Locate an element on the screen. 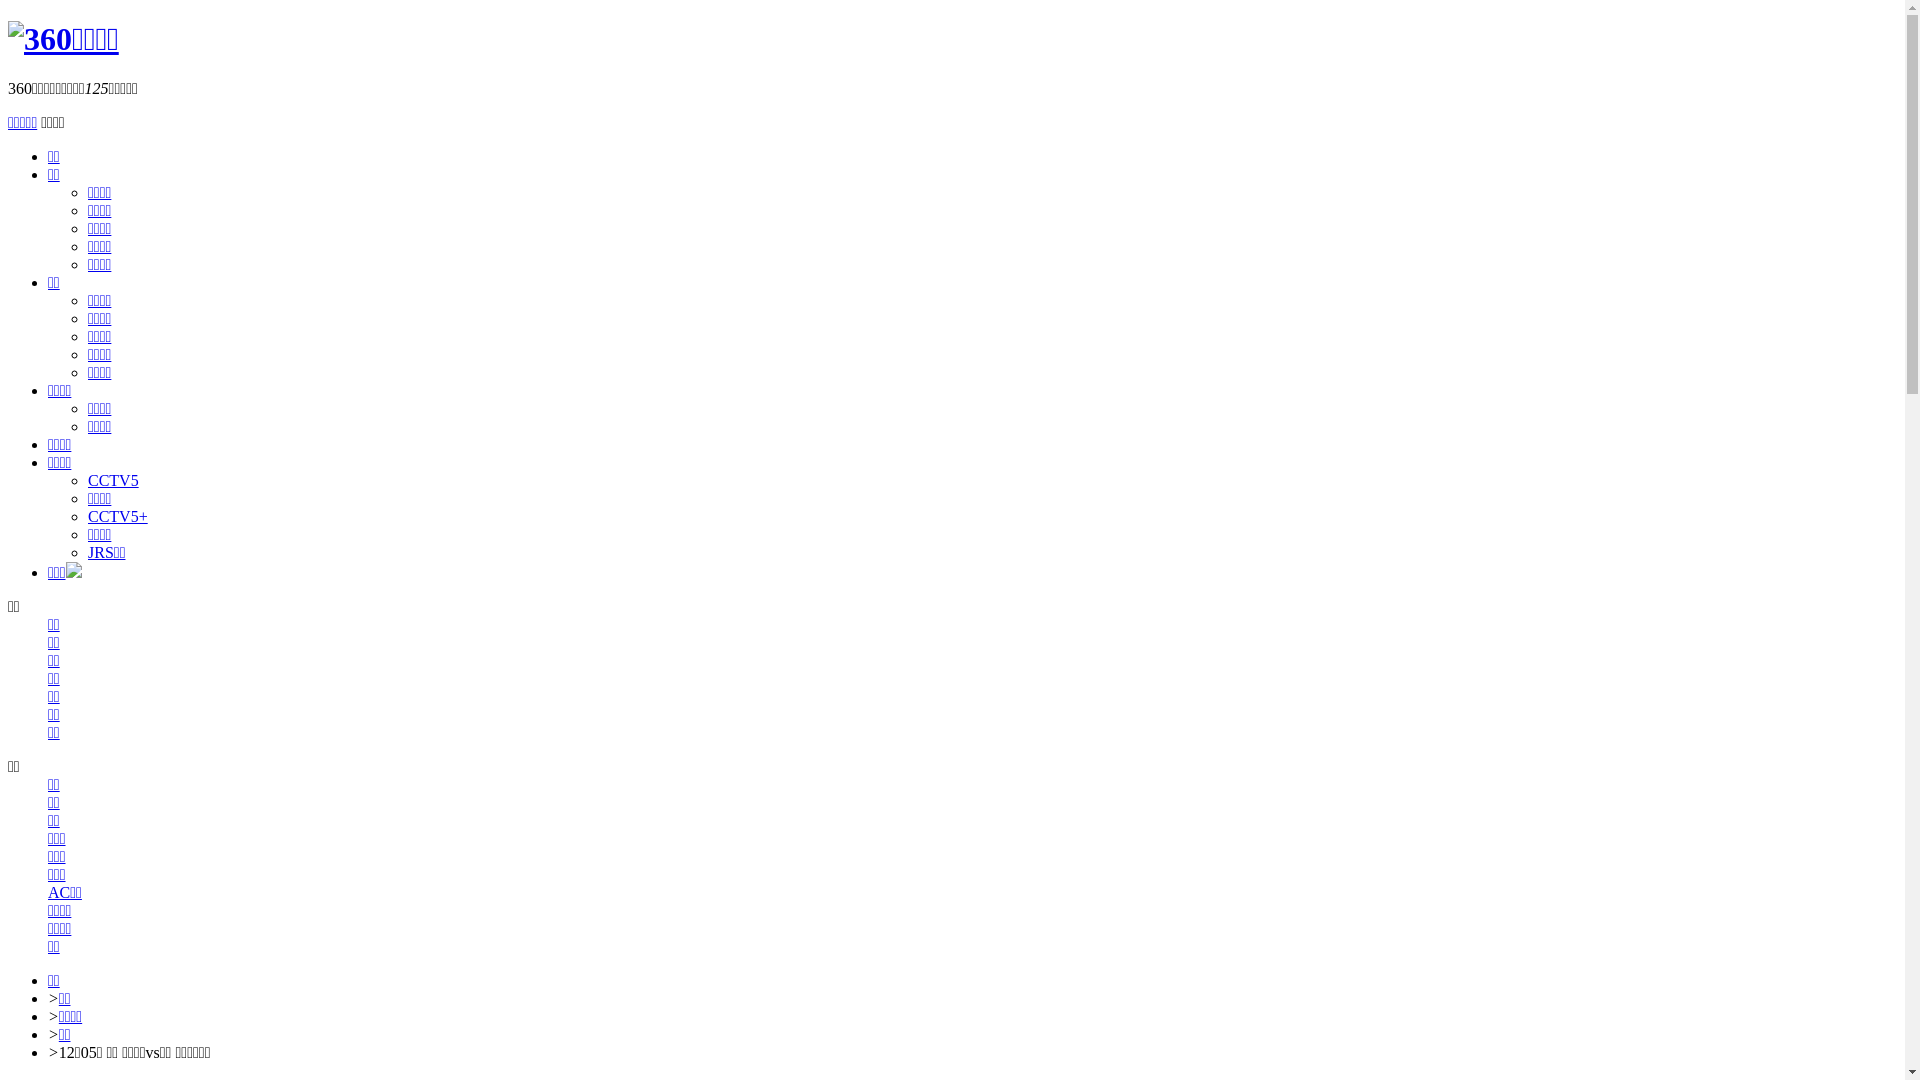  'CCTV5+' is located at coordinates (117, 515).